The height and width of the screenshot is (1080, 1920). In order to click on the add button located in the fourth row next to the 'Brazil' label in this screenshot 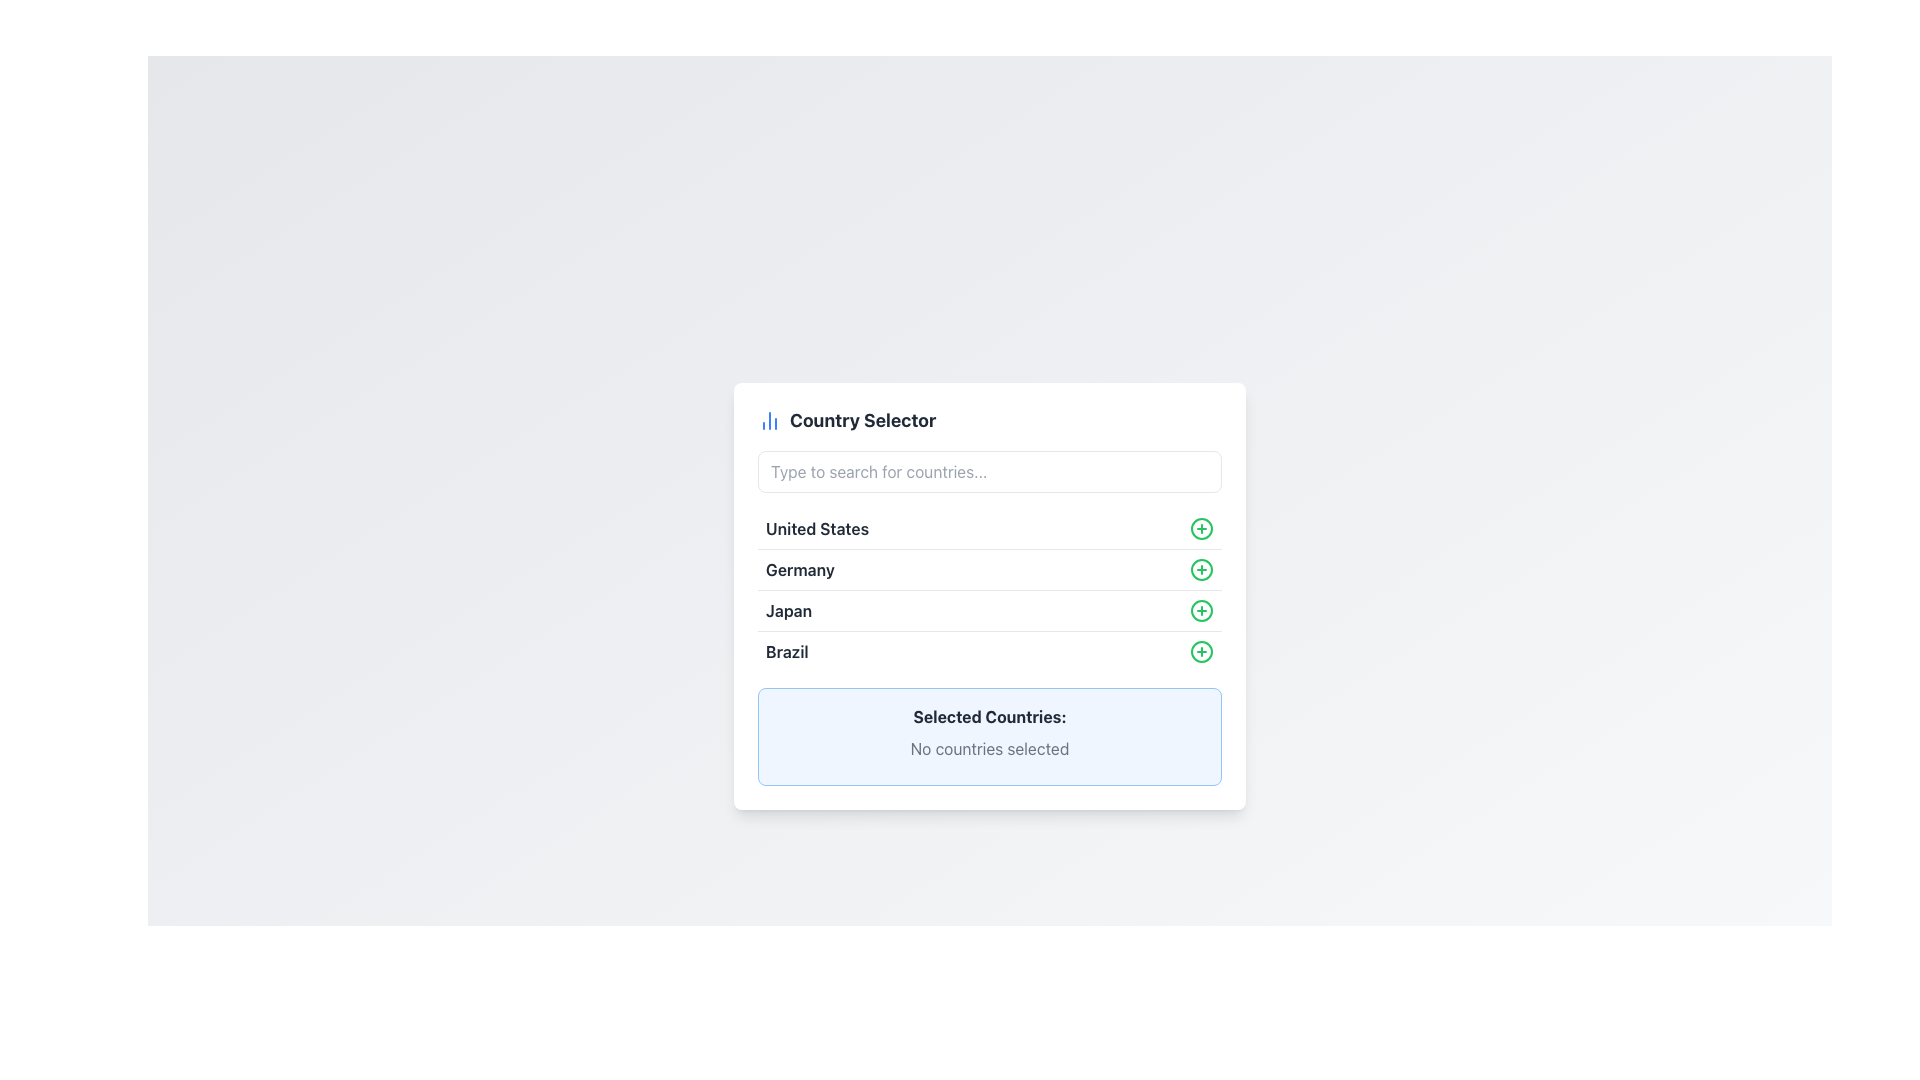, I will do `click(1200, 651)`.